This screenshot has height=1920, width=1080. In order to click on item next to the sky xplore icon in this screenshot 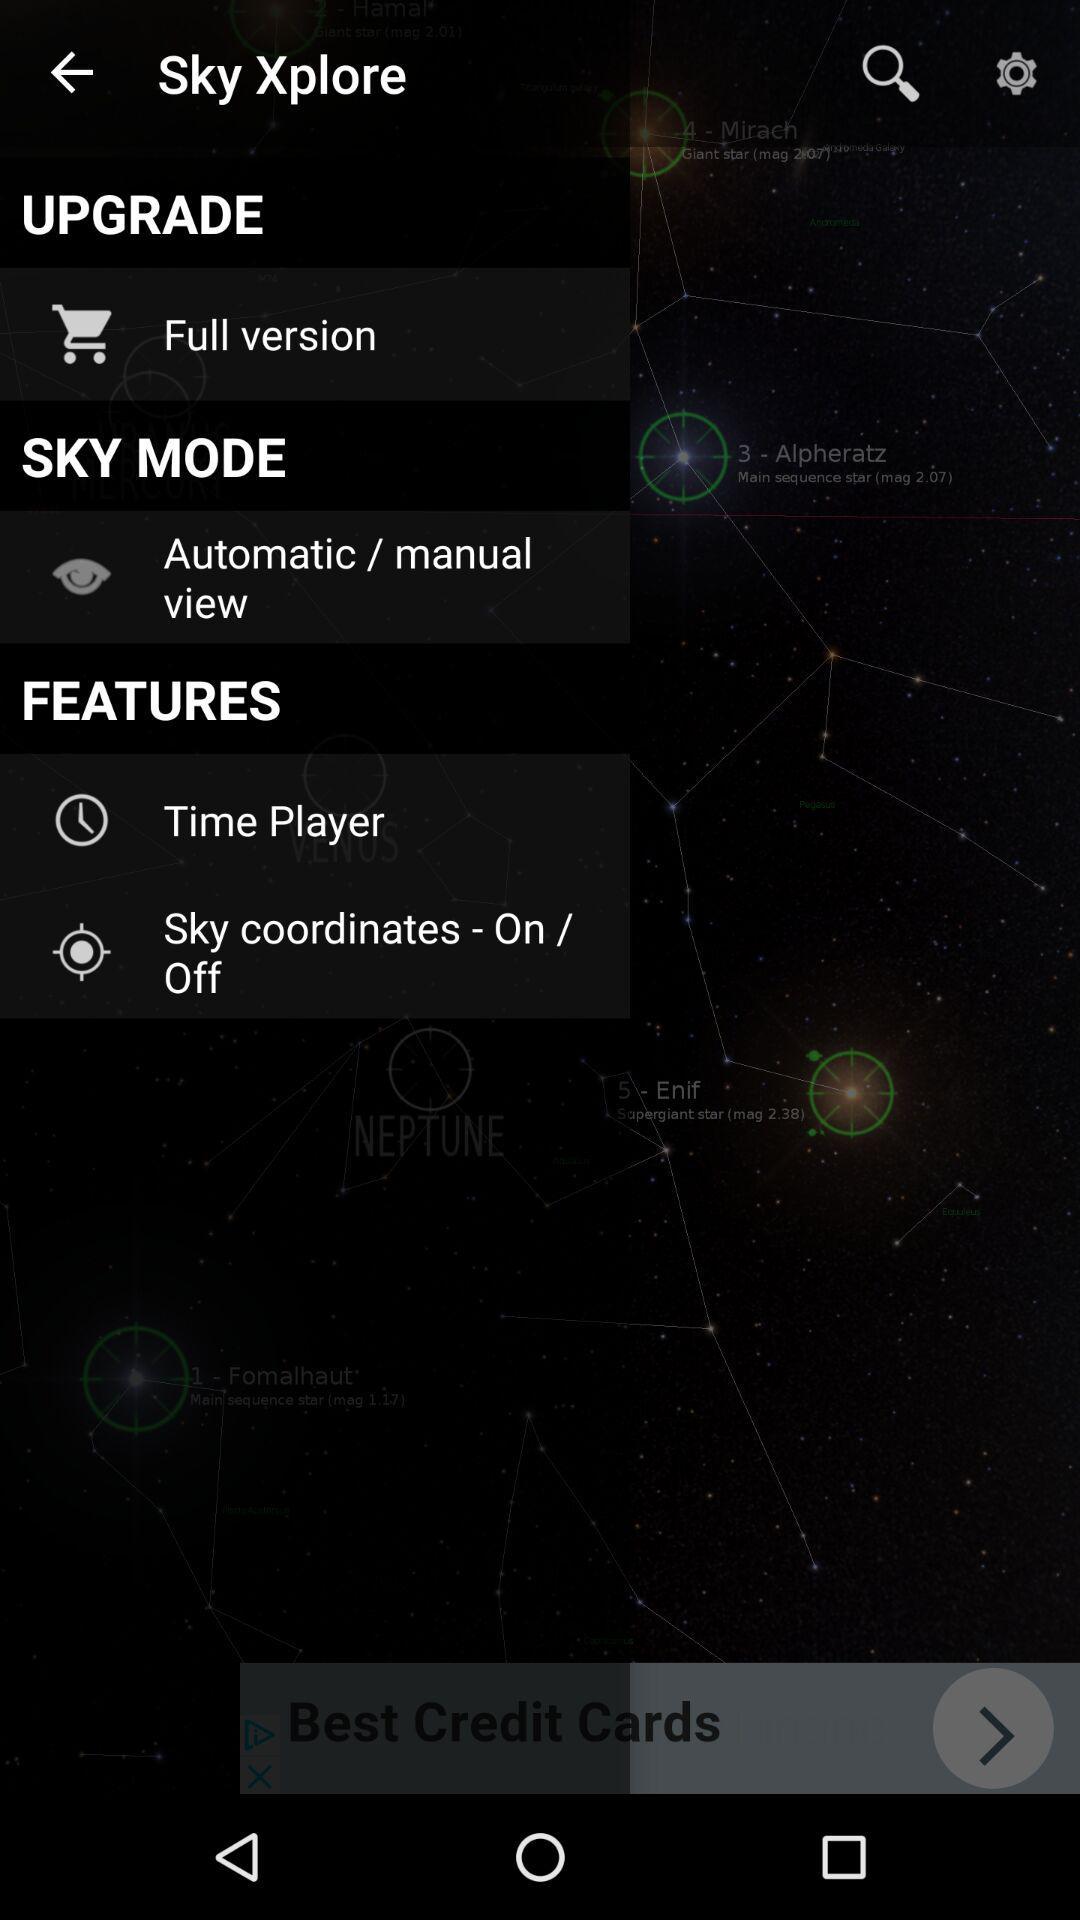, I will do `click(890, 73)`.